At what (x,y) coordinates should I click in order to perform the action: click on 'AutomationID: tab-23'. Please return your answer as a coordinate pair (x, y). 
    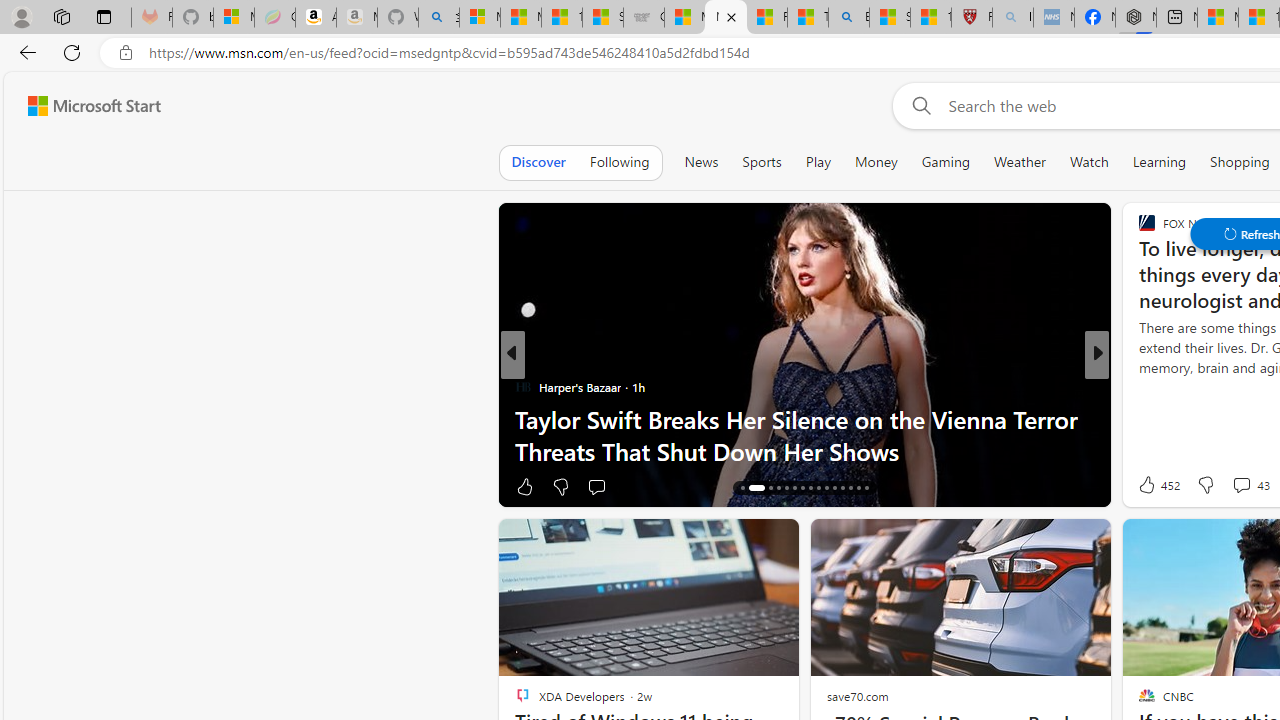
    Looking at the image, I should click on (810, 488).